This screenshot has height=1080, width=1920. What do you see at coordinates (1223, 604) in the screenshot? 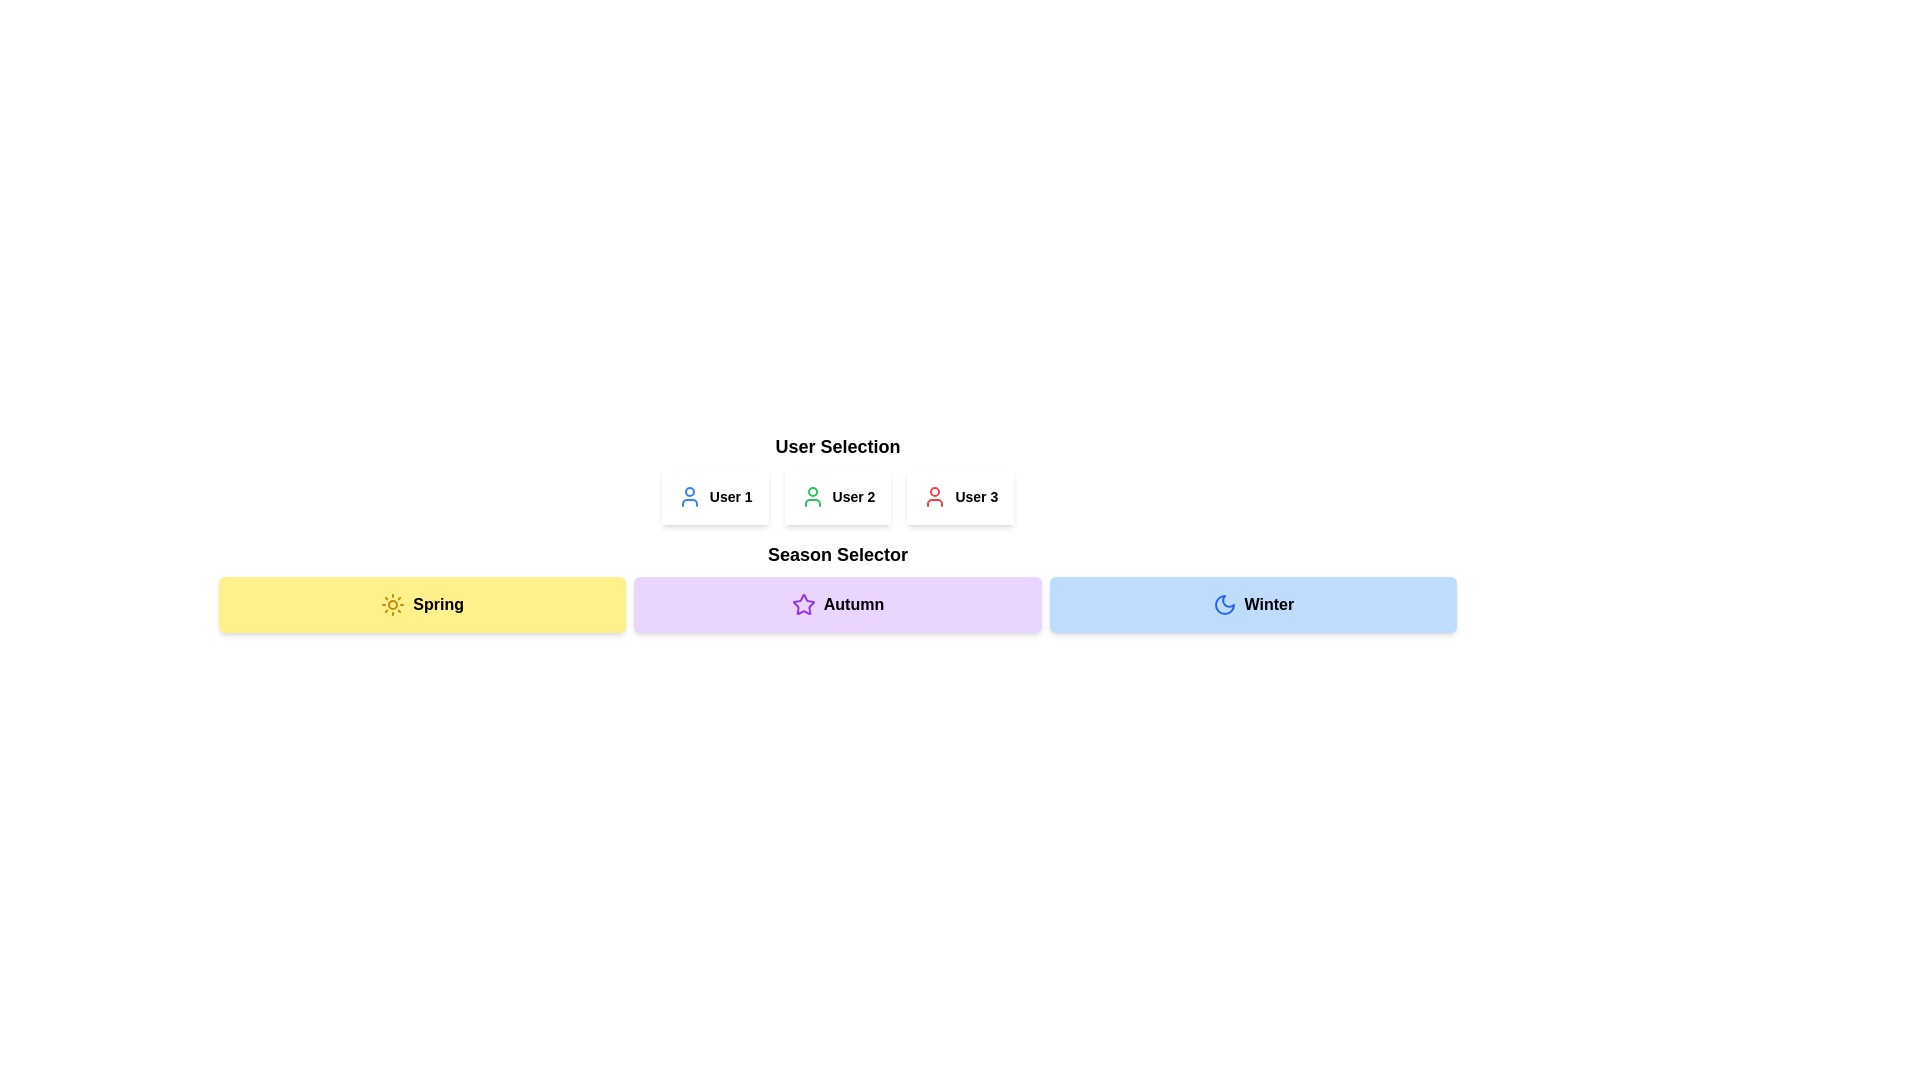
I see `the 'Winter' button which contains the crescent moon icon representing the 'Winter' season` at bounding box center [1223, 604].